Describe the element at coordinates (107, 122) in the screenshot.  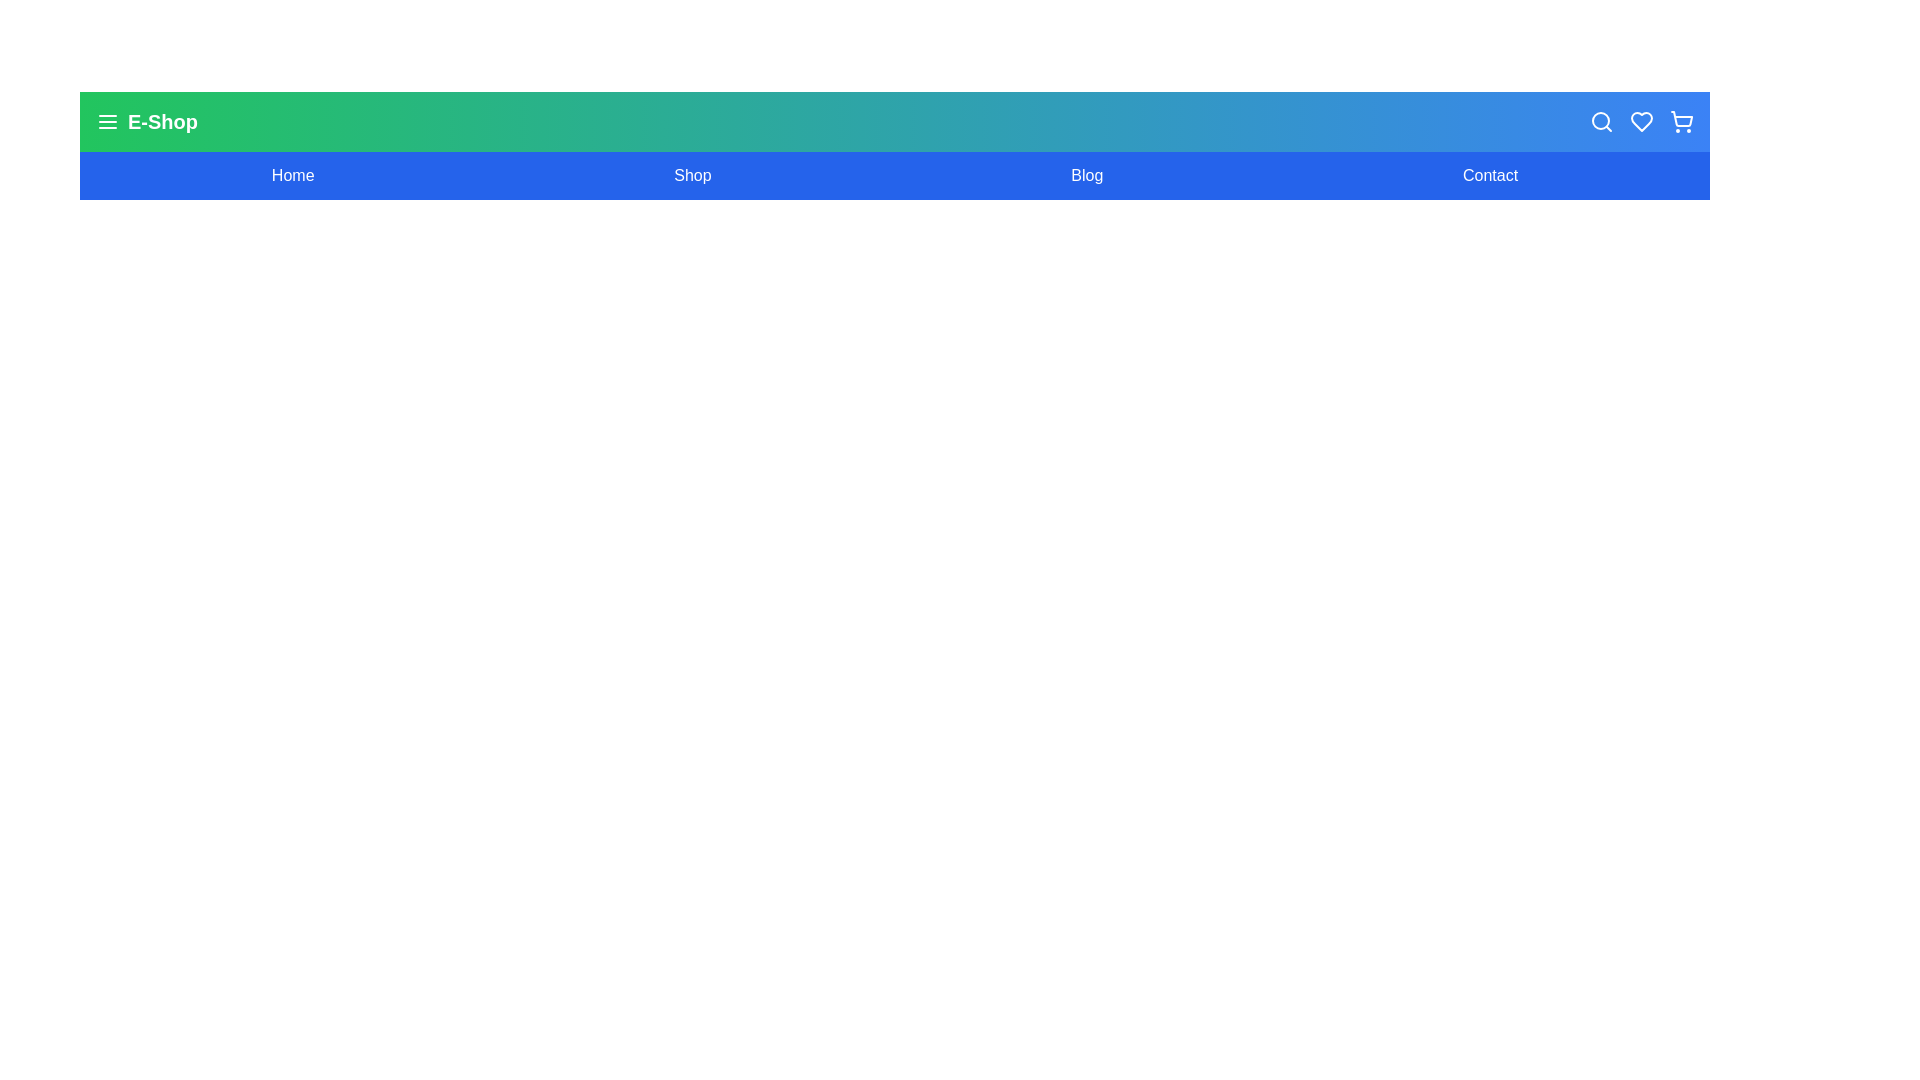
I see `the menu button to toggle the menu visibility` at that location.